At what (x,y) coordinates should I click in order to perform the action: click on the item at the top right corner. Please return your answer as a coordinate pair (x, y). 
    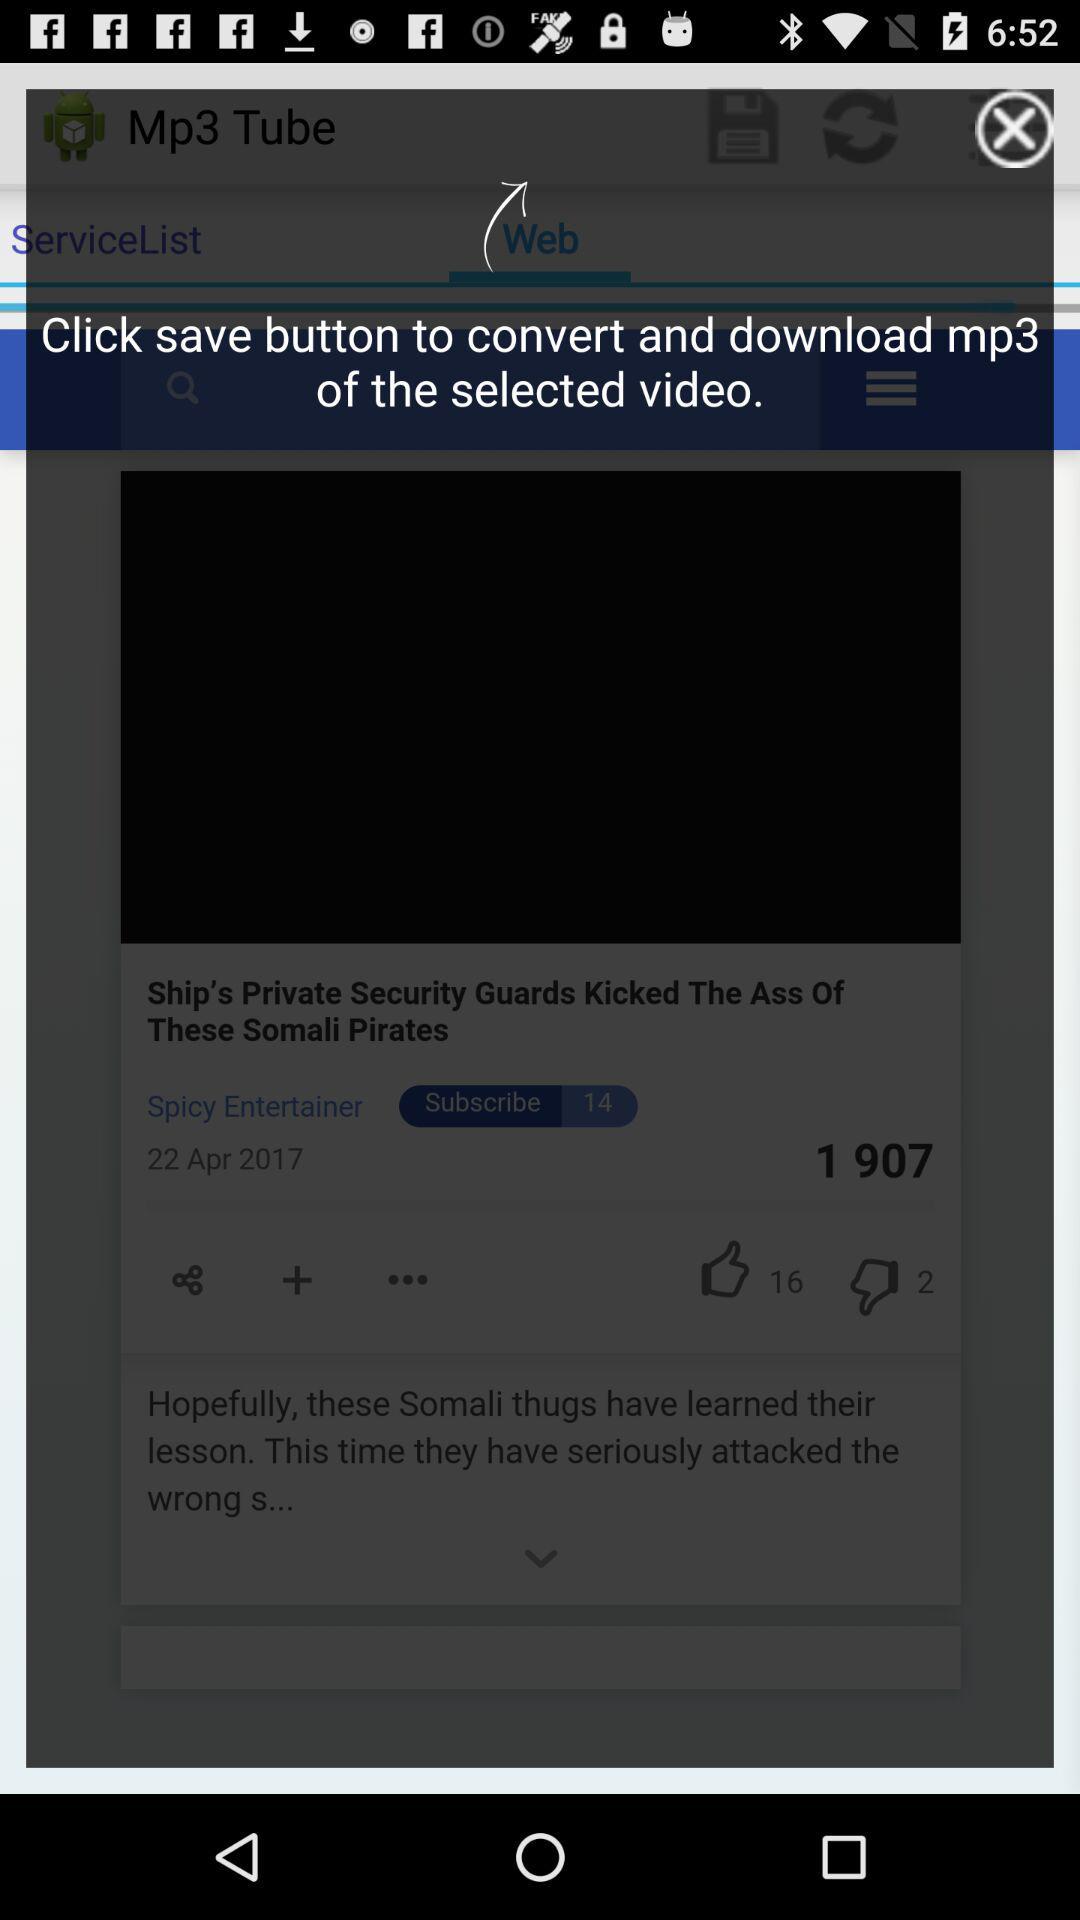
    Looking at the image, I should click on (1014, 127).